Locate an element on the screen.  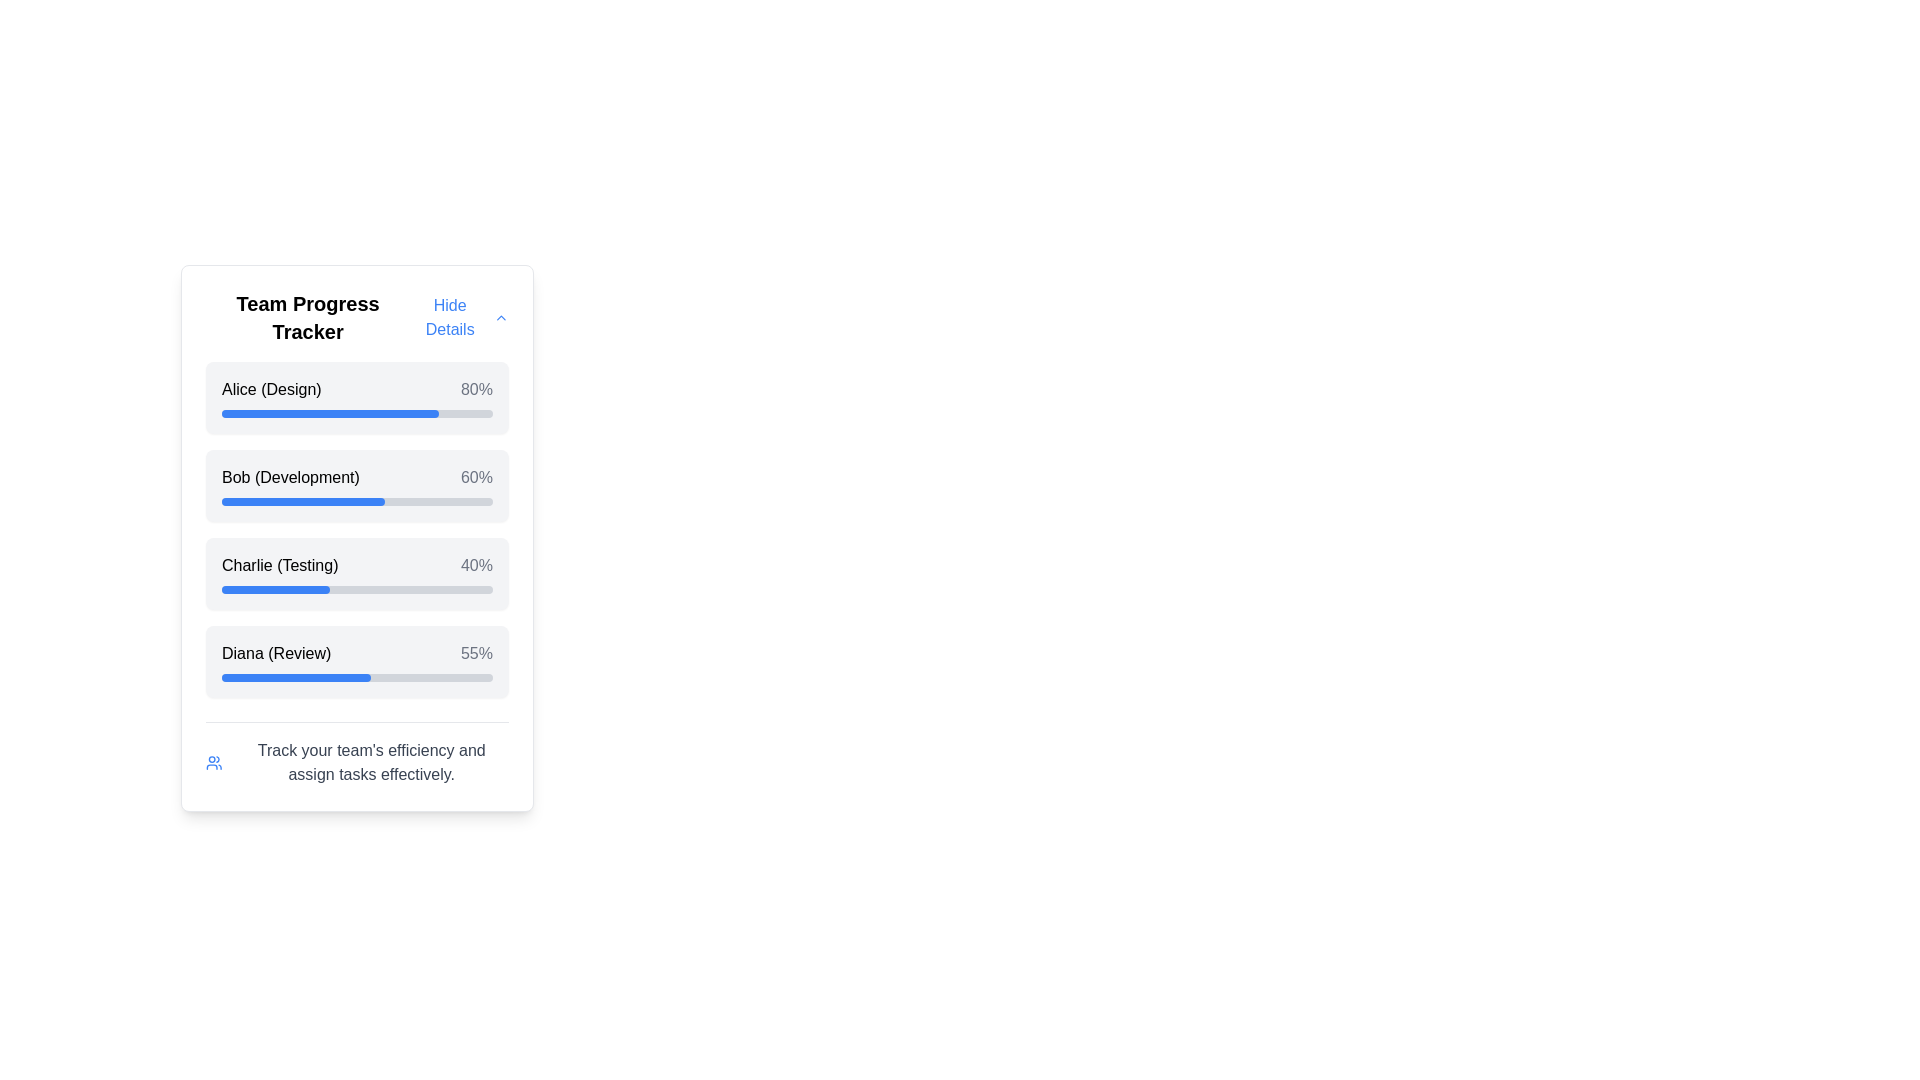
text in the Text with Icon element that features a blue 'users' illustration and the descriptive text: 'Track your team's efficiency and assign tasks effectively.' is located at coordinates (357, 763).